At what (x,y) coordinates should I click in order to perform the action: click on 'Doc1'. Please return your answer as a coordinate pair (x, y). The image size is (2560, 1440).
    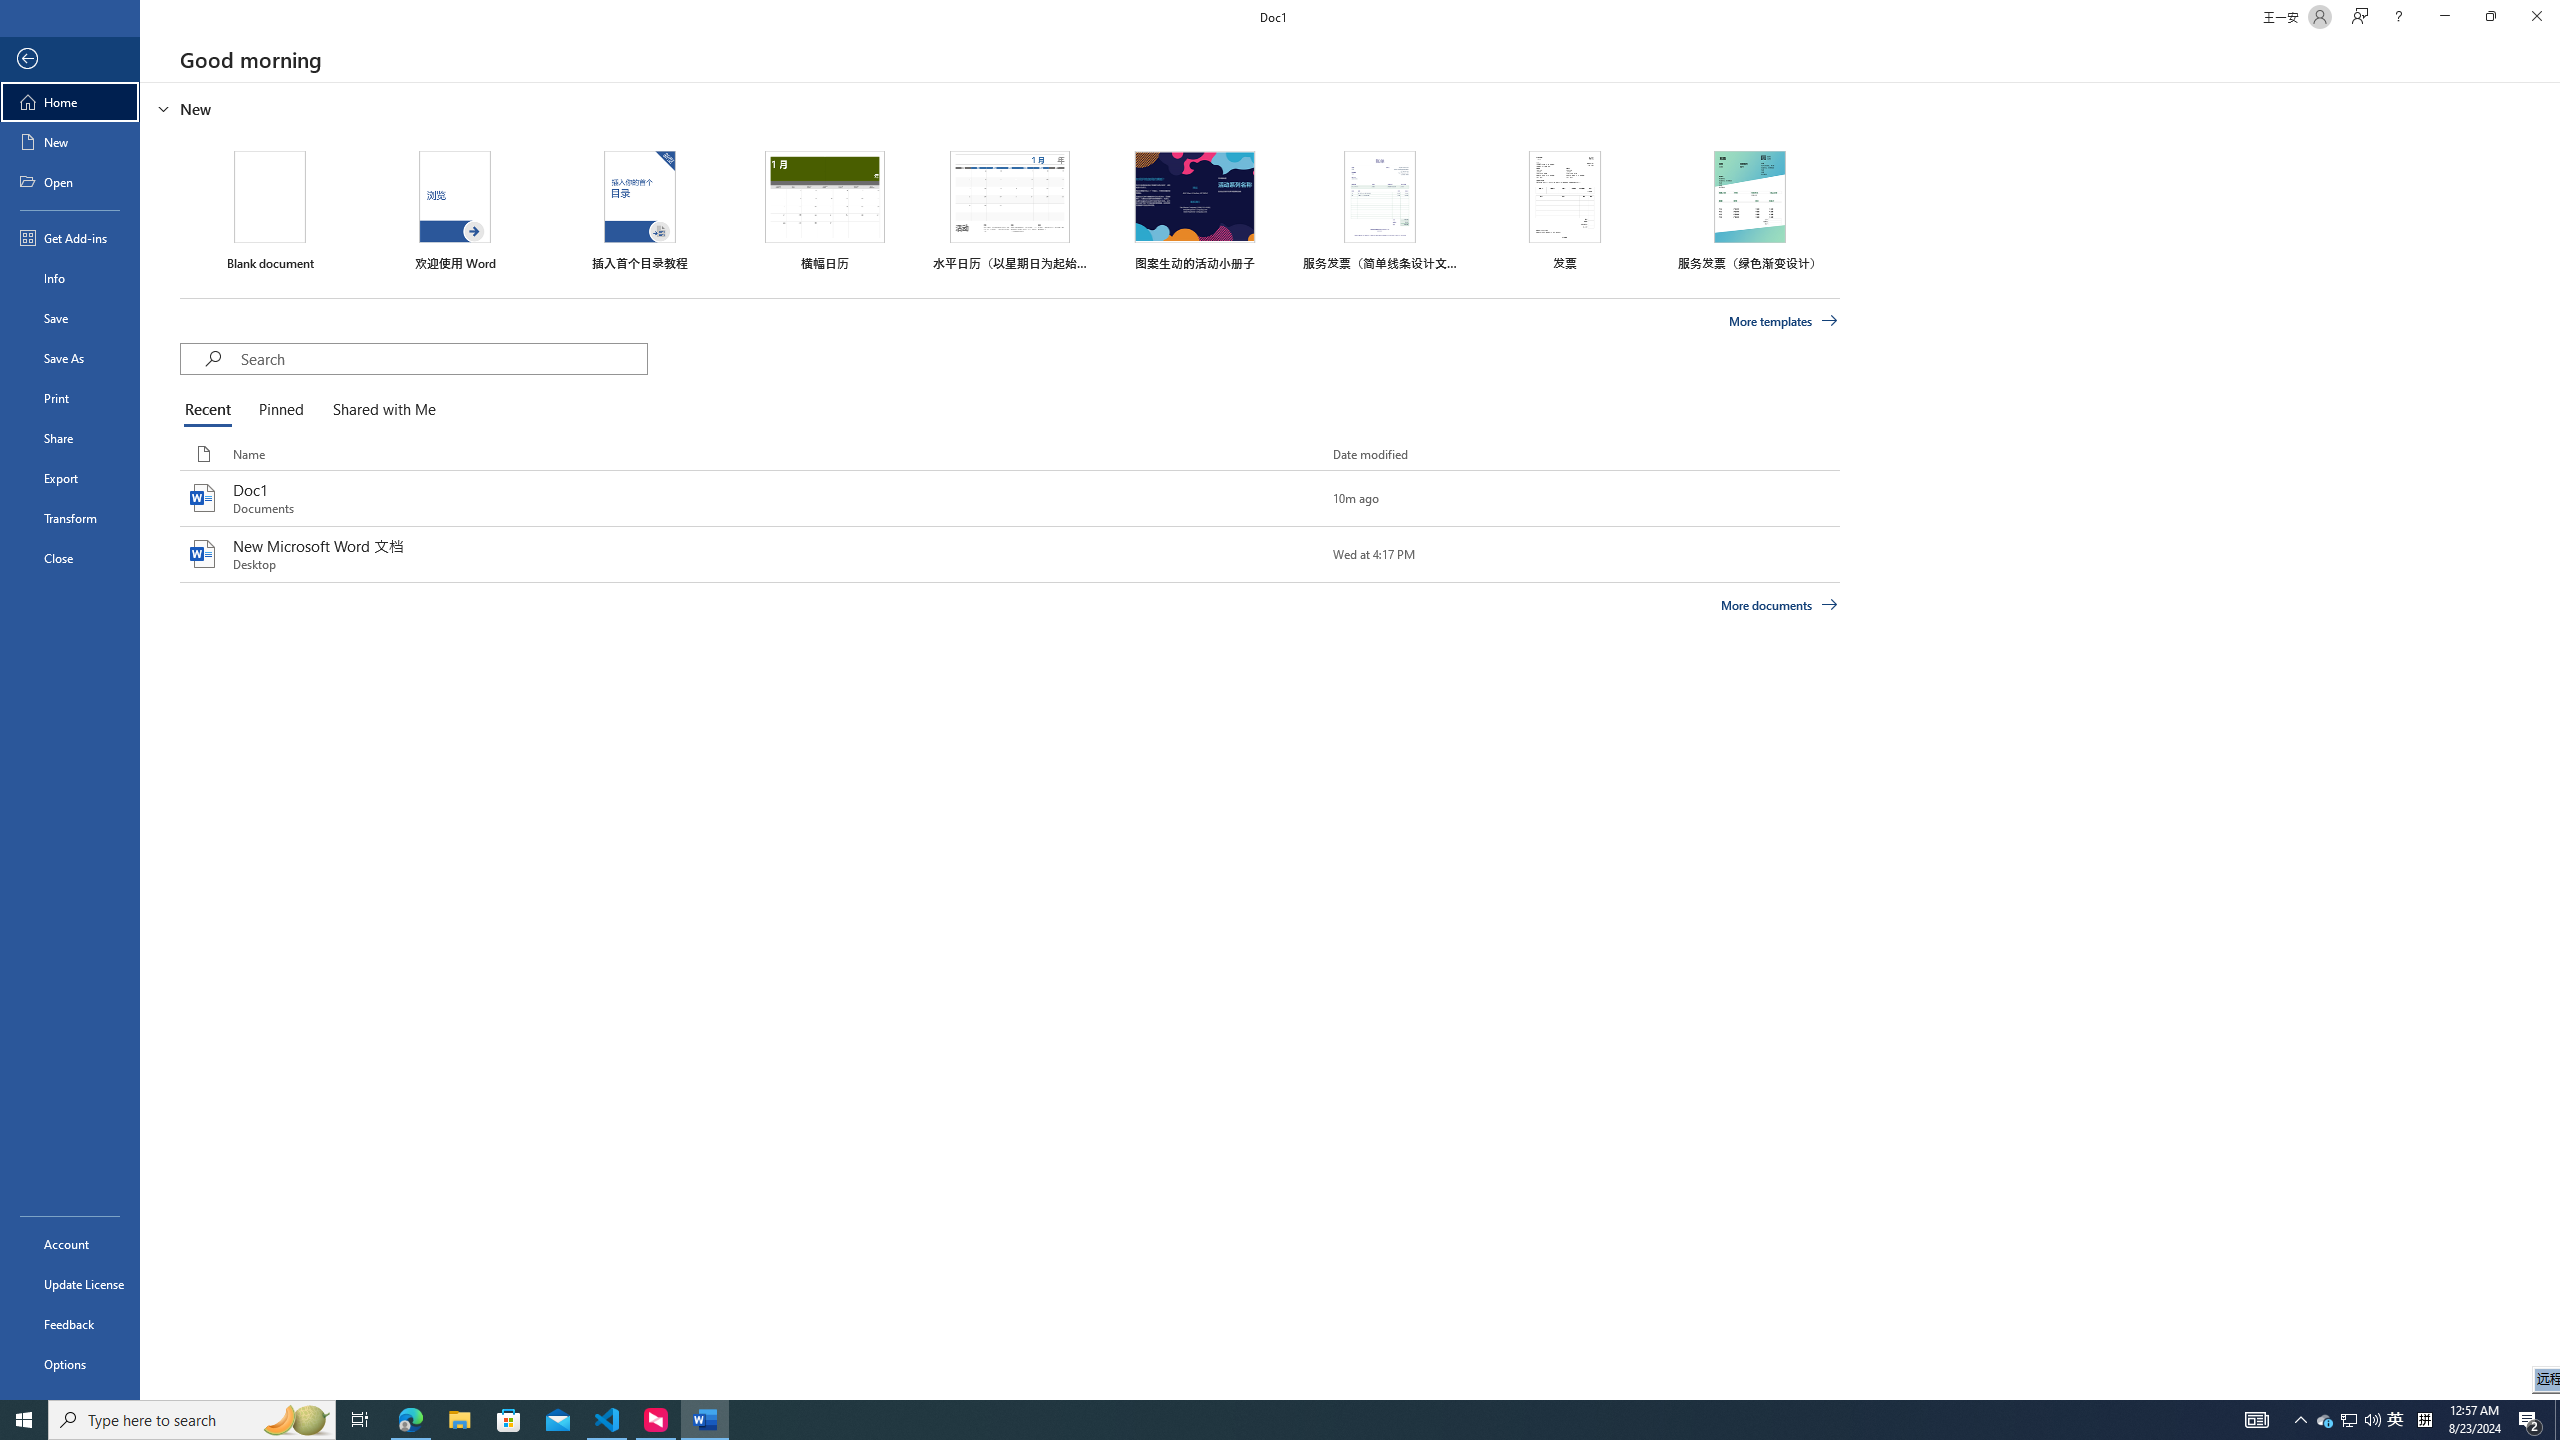
    Looking at the image, I should click on (1008, 497).